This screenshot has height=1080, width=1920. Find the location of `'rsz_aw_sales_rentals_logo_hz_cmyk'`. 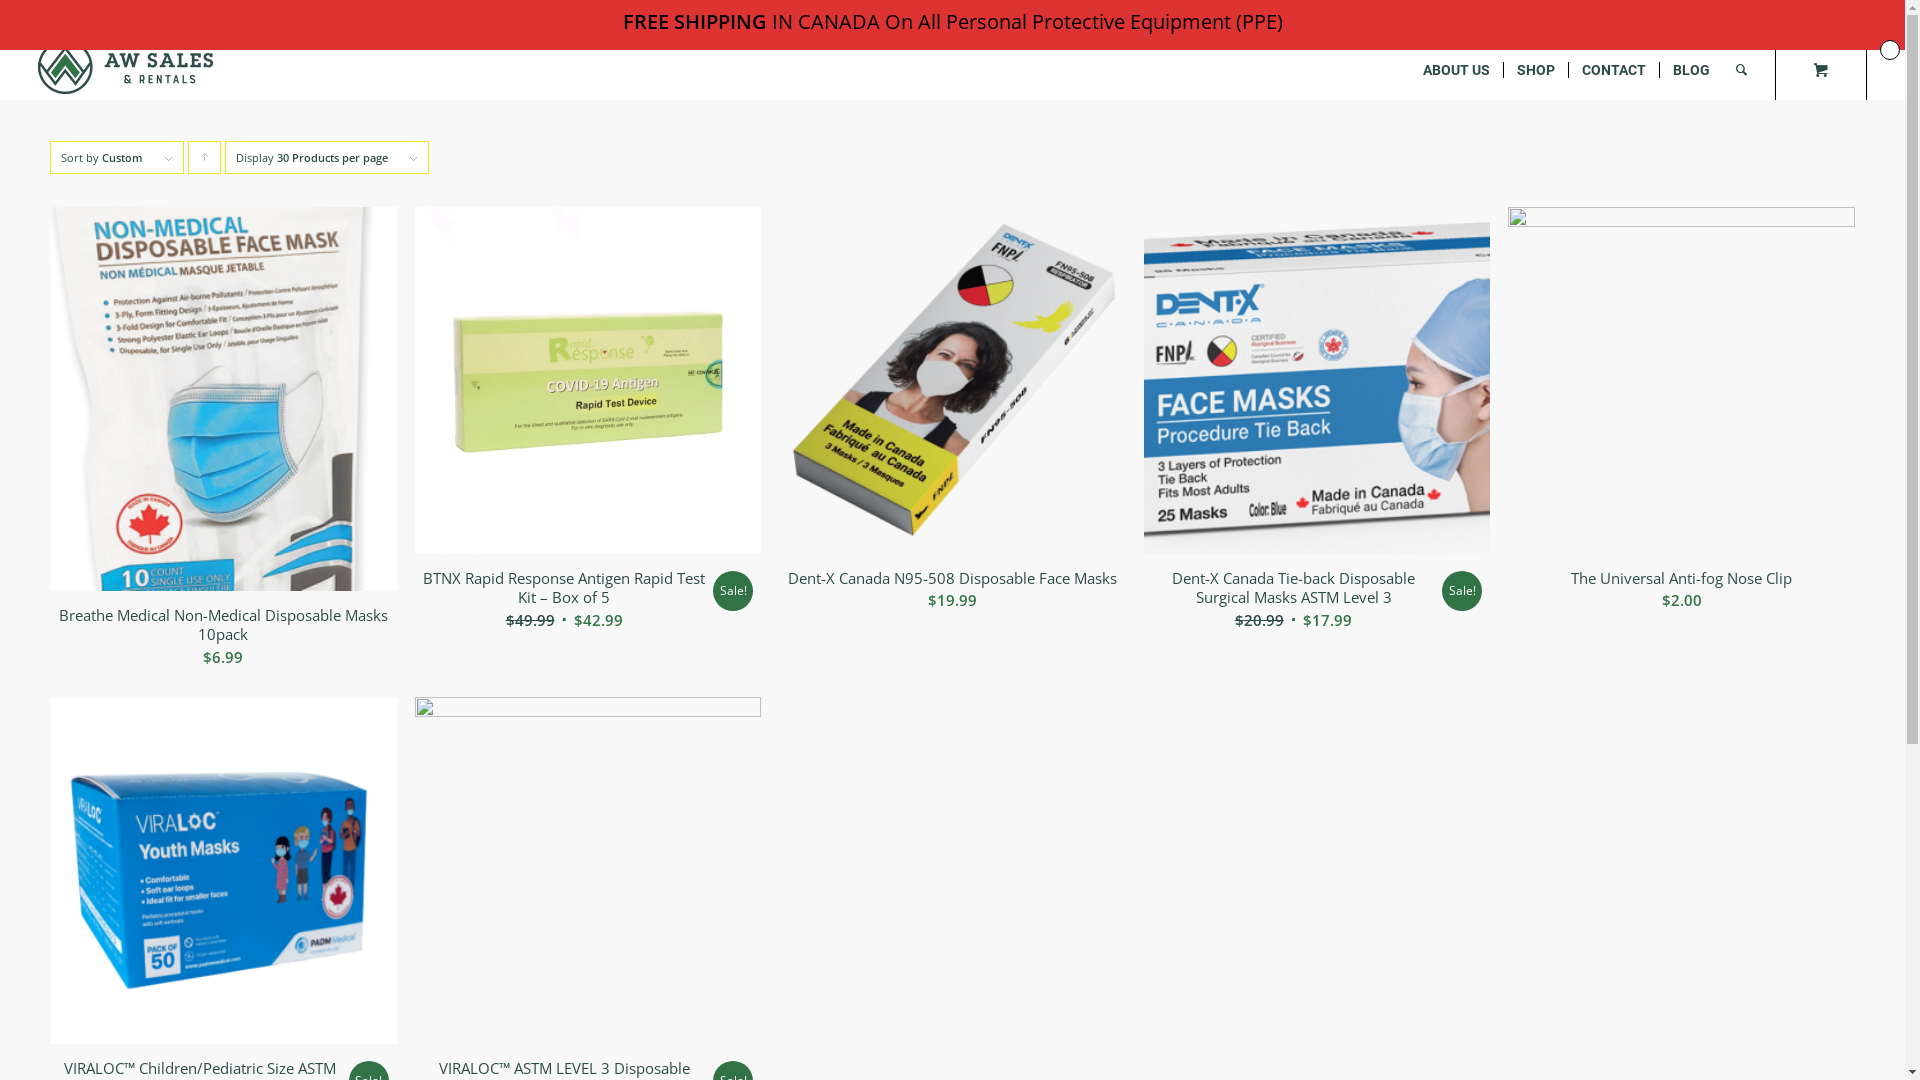

'rsz_aw_sales_rentals_logo_hz_cmyk' is located at coordinates (124, 65).